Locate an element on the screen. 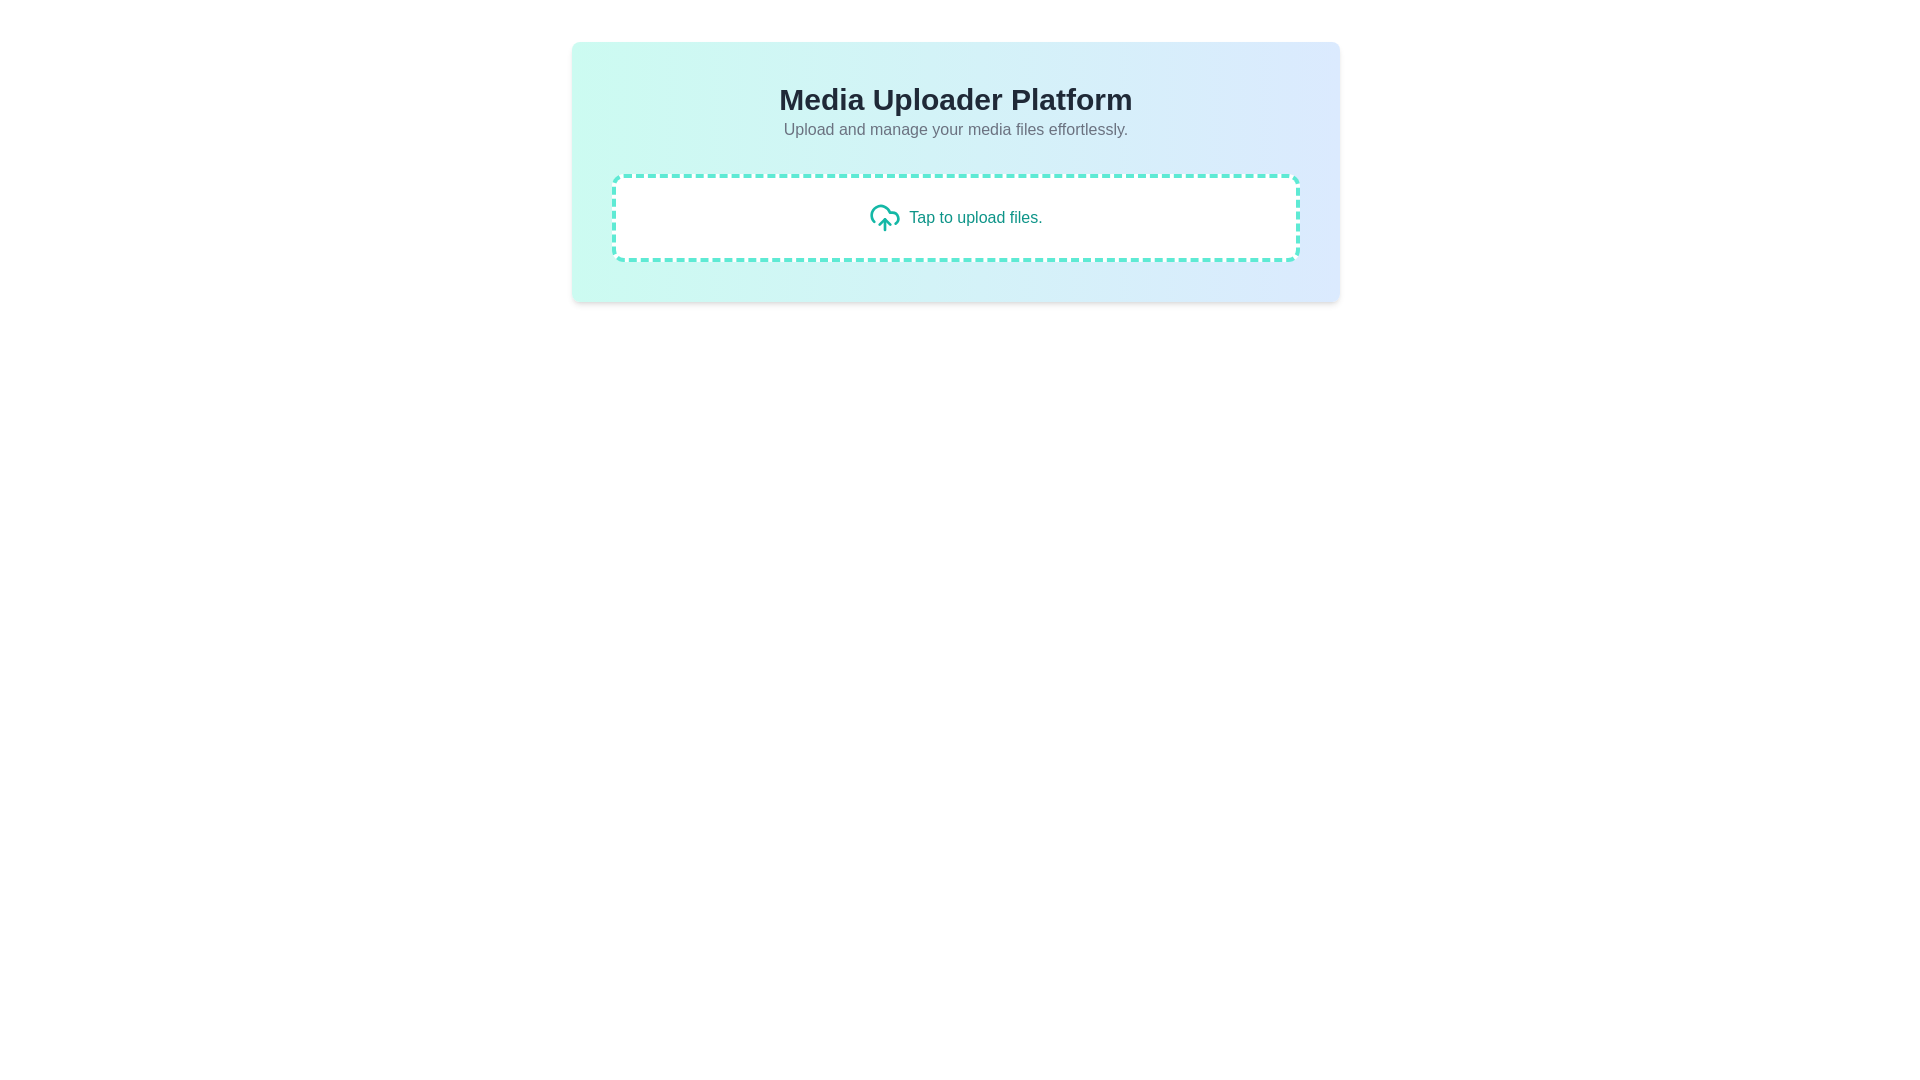 The height and width of the screenshot is (1080, 1920). the text label displaying 'Tap to upload files.' which is styled in teal color and located within a dashed bordered rectangular area, positioned to the right of the cloud-upload icon is located at coordinates (975, 218).